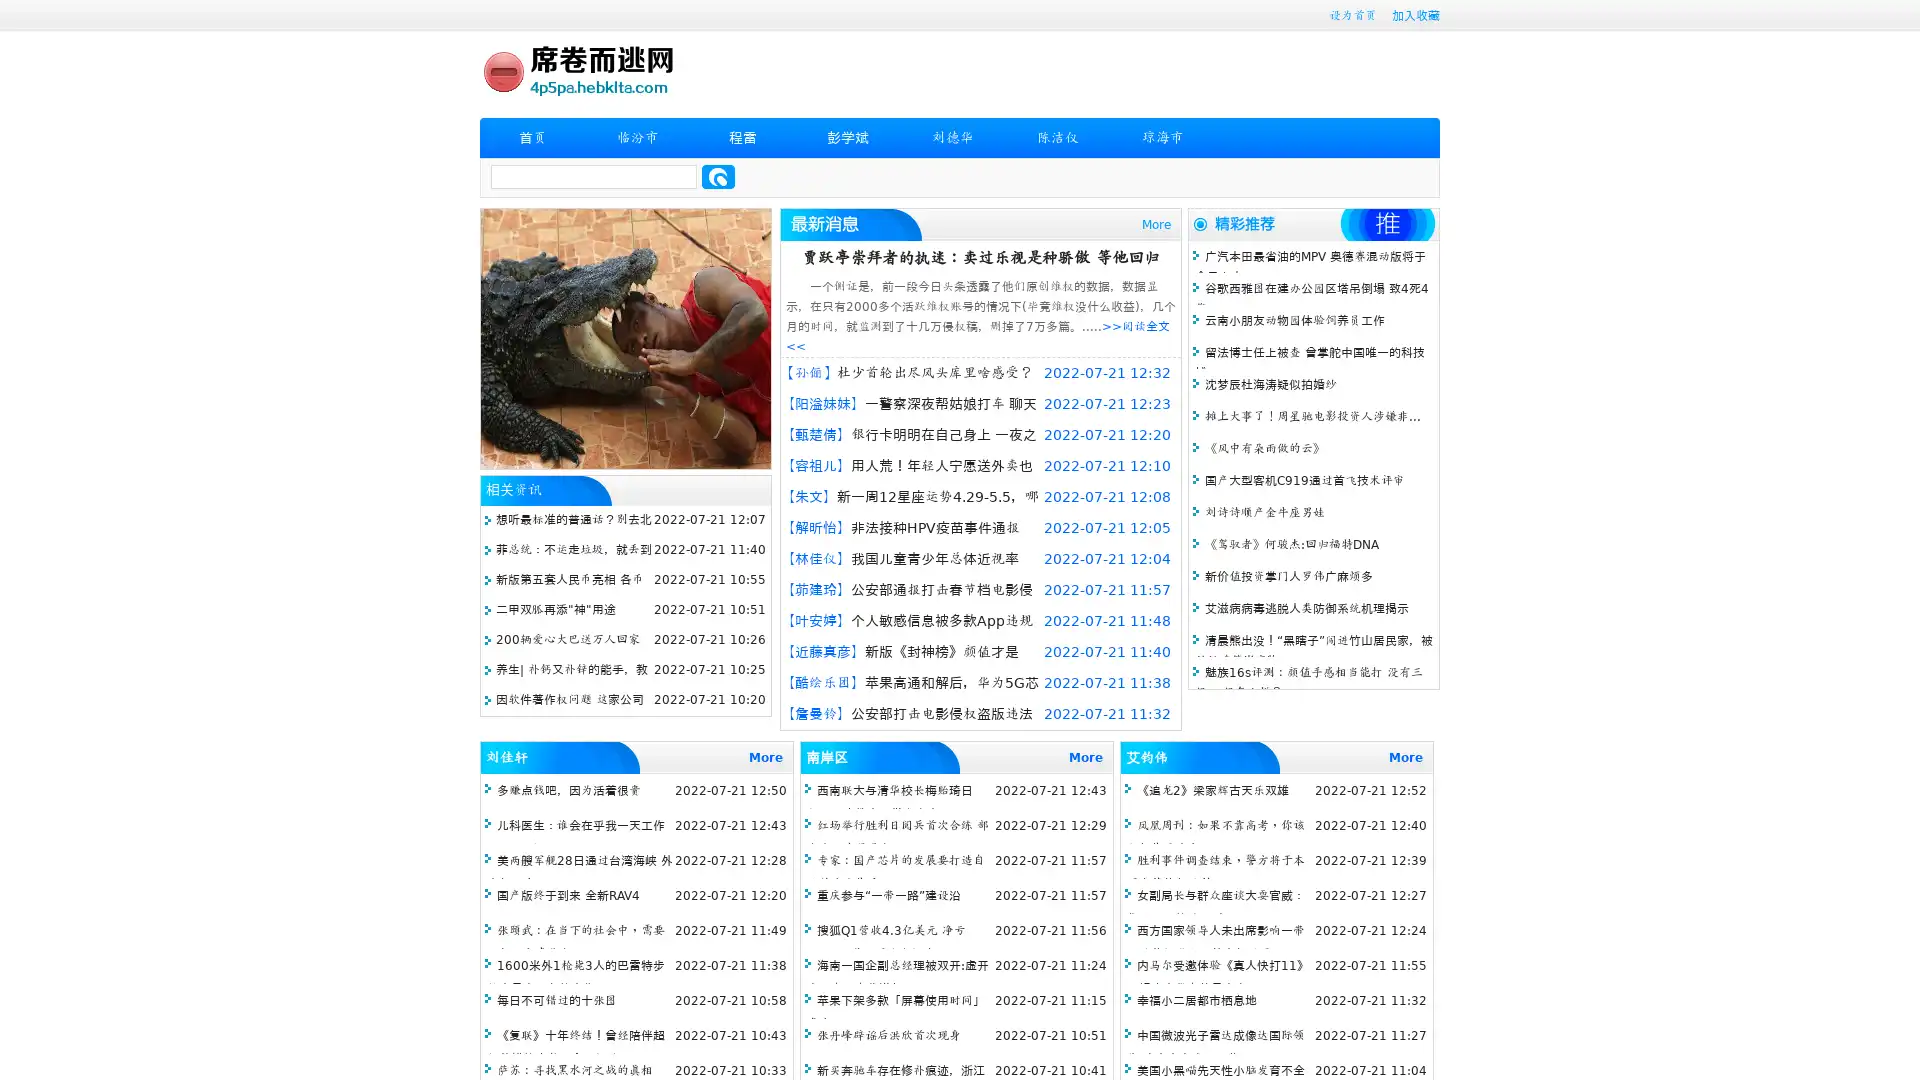  Describe the element at coordinates (718, 176) in the screenshot. I see `Search` at that location.